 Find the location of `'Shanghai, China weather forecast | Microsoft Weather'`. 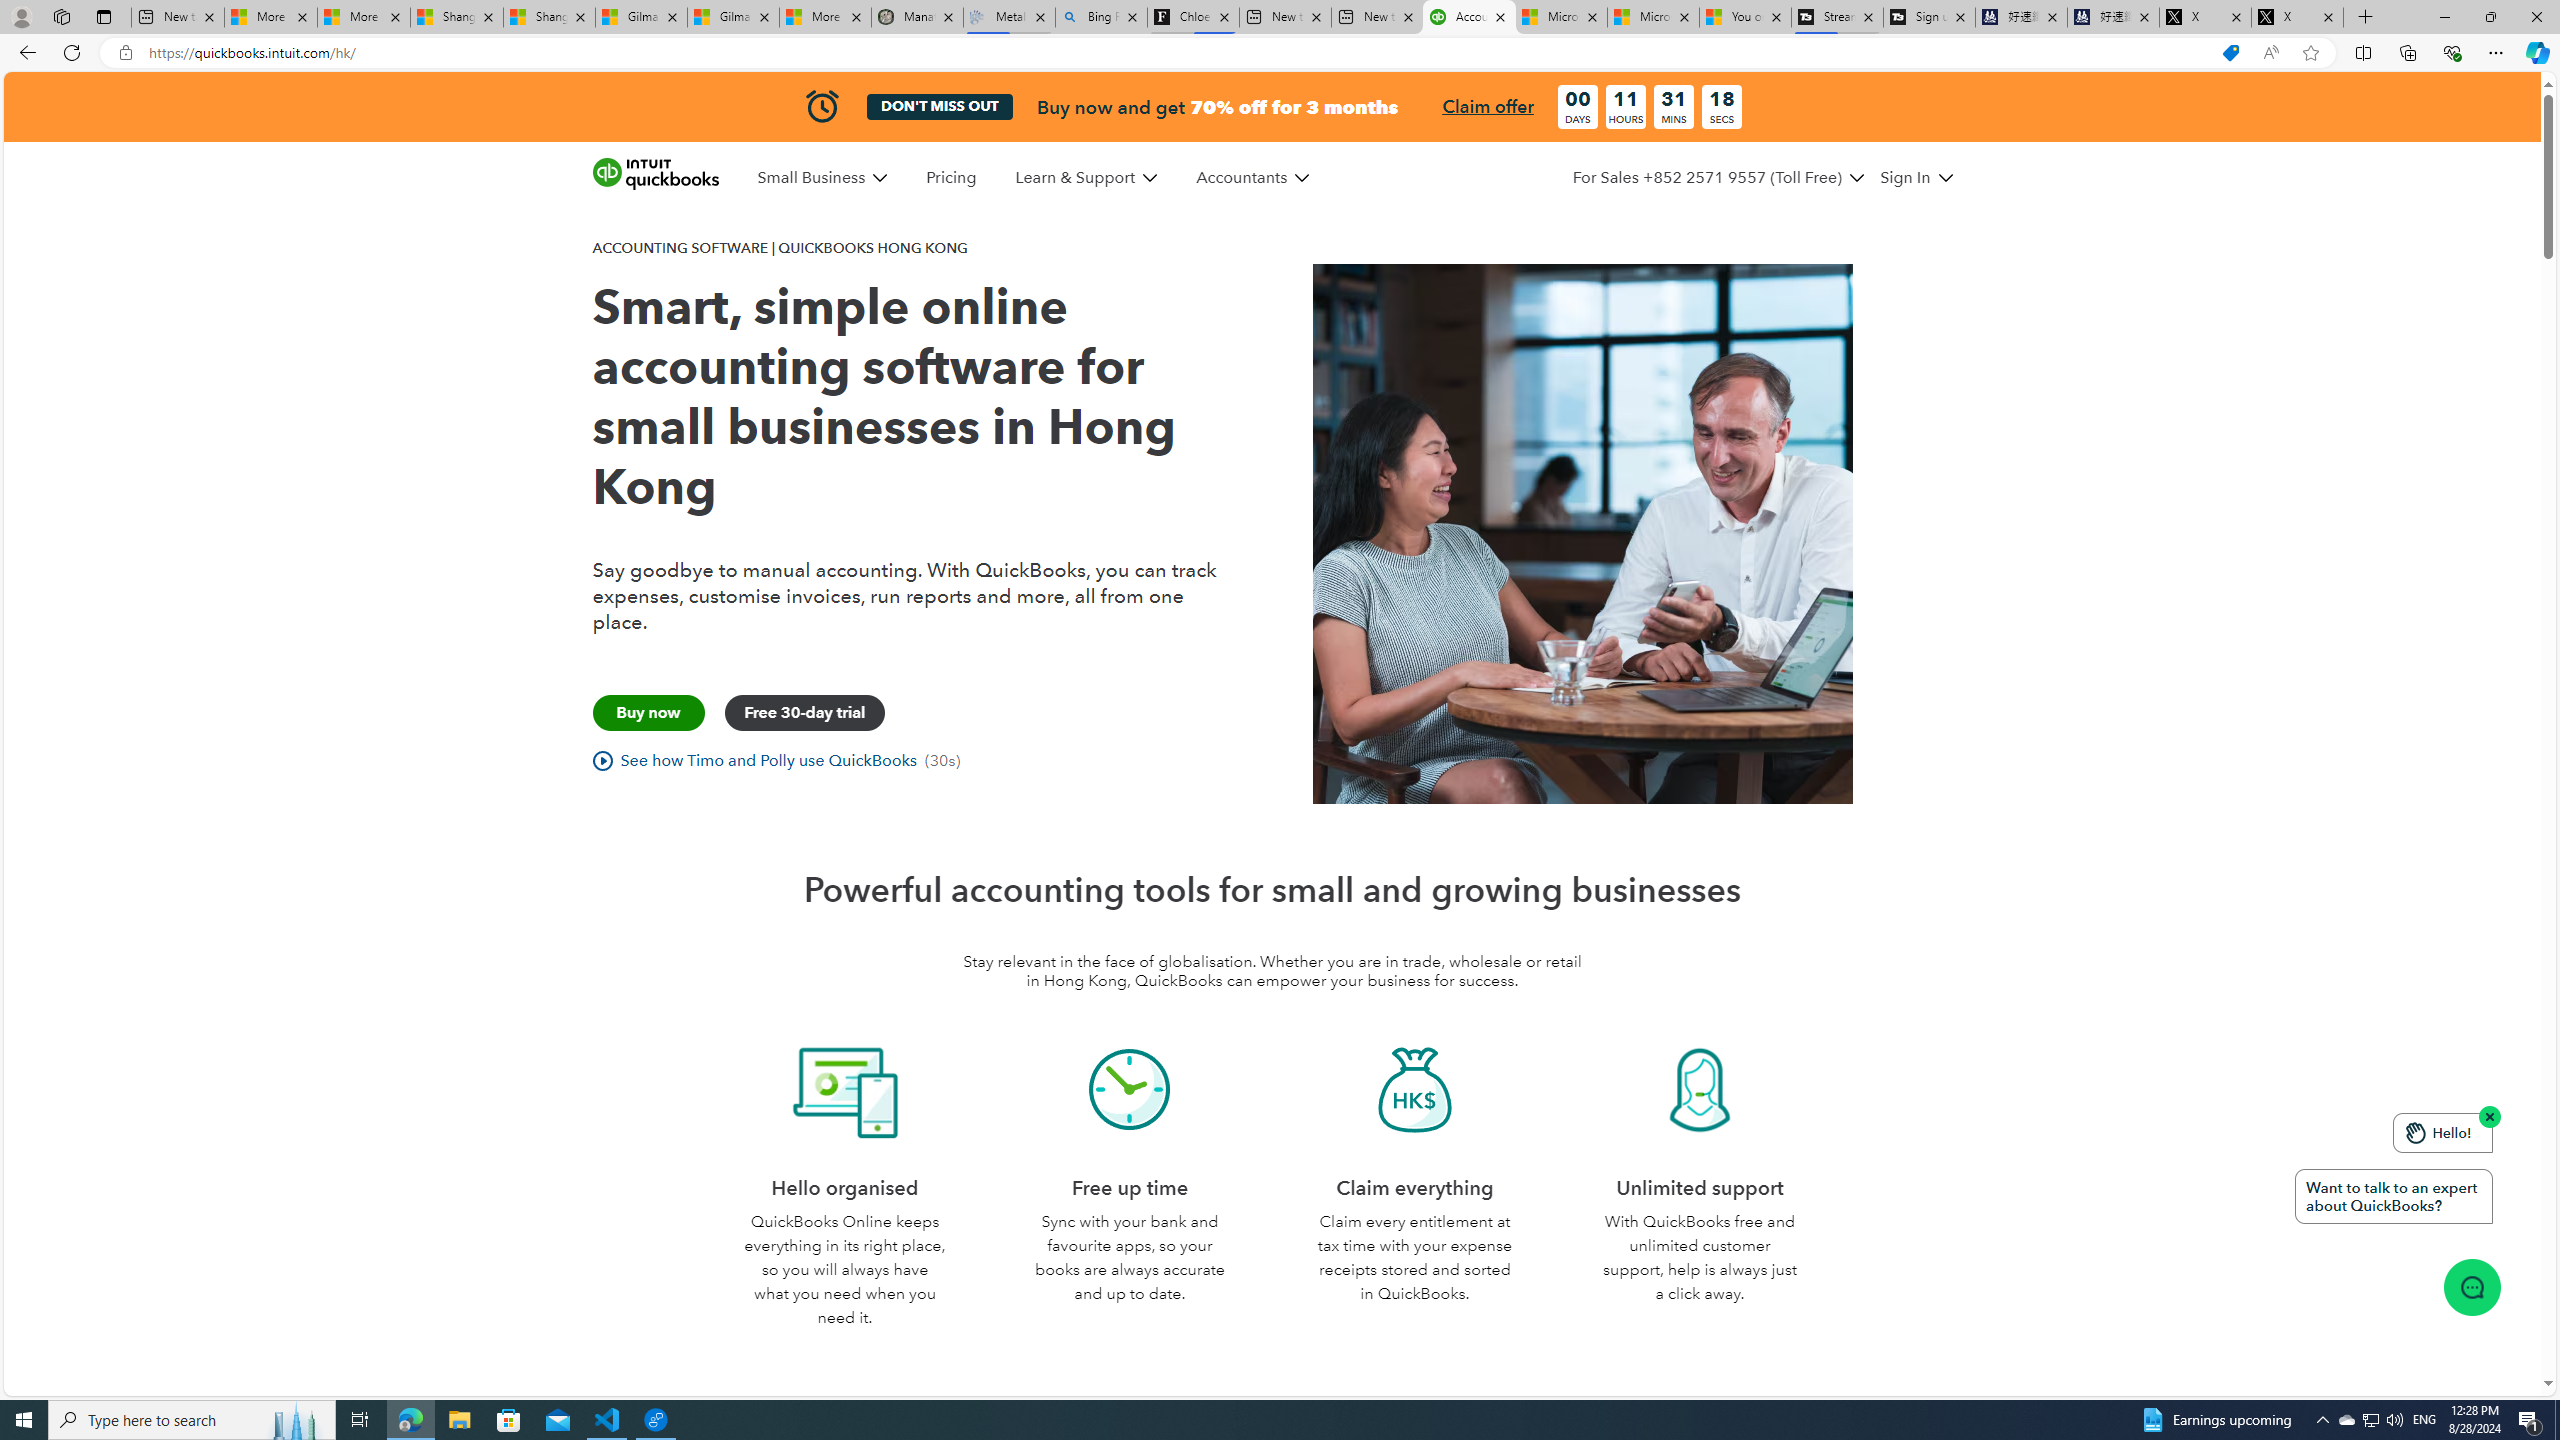

'Shanghai, China weather forecast | Microsoft Weather' is located at coordinates (549, 16).